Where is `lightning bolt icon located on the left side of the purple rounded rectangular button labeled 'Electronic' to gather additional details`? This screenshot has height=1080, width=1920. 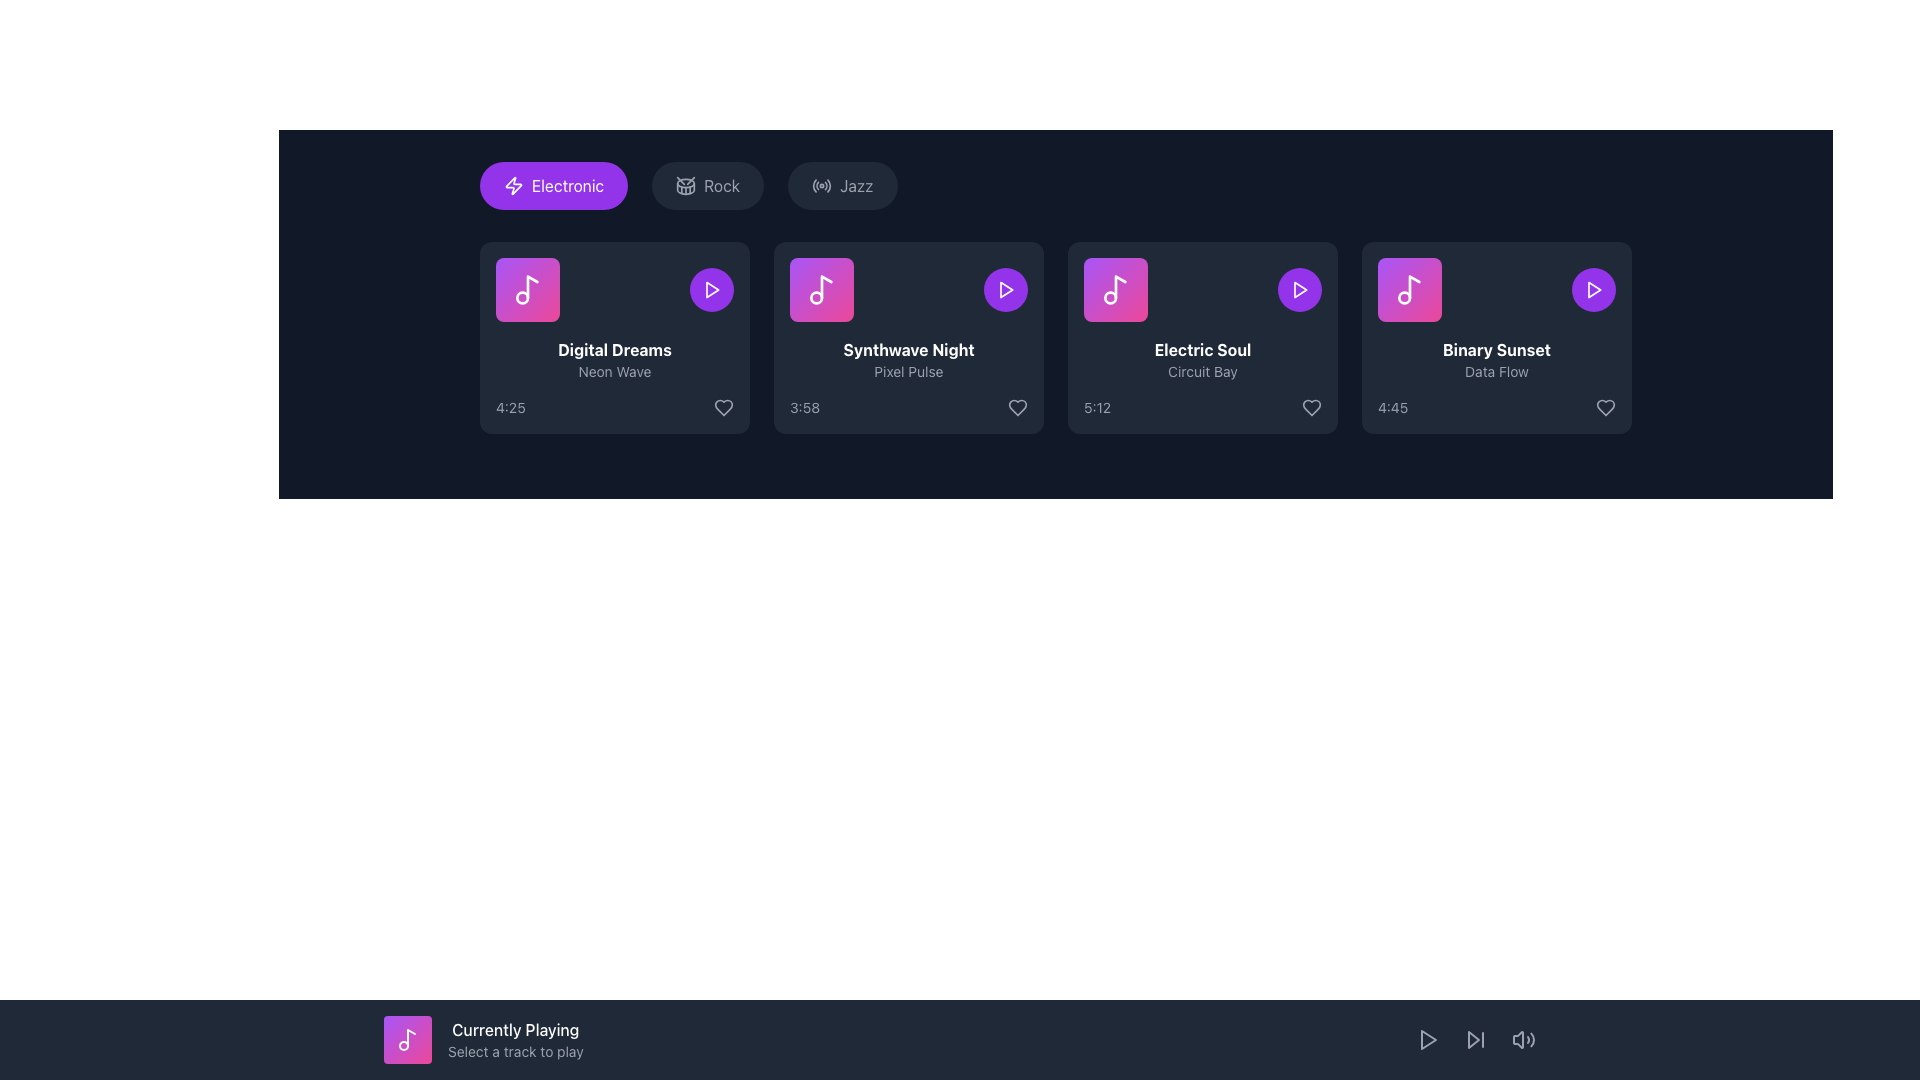 lightning bolt icon located on the left side of the purple rounded rectangular button labeled 'Electronic' to gather additional details is located at coordinates (513, 185).